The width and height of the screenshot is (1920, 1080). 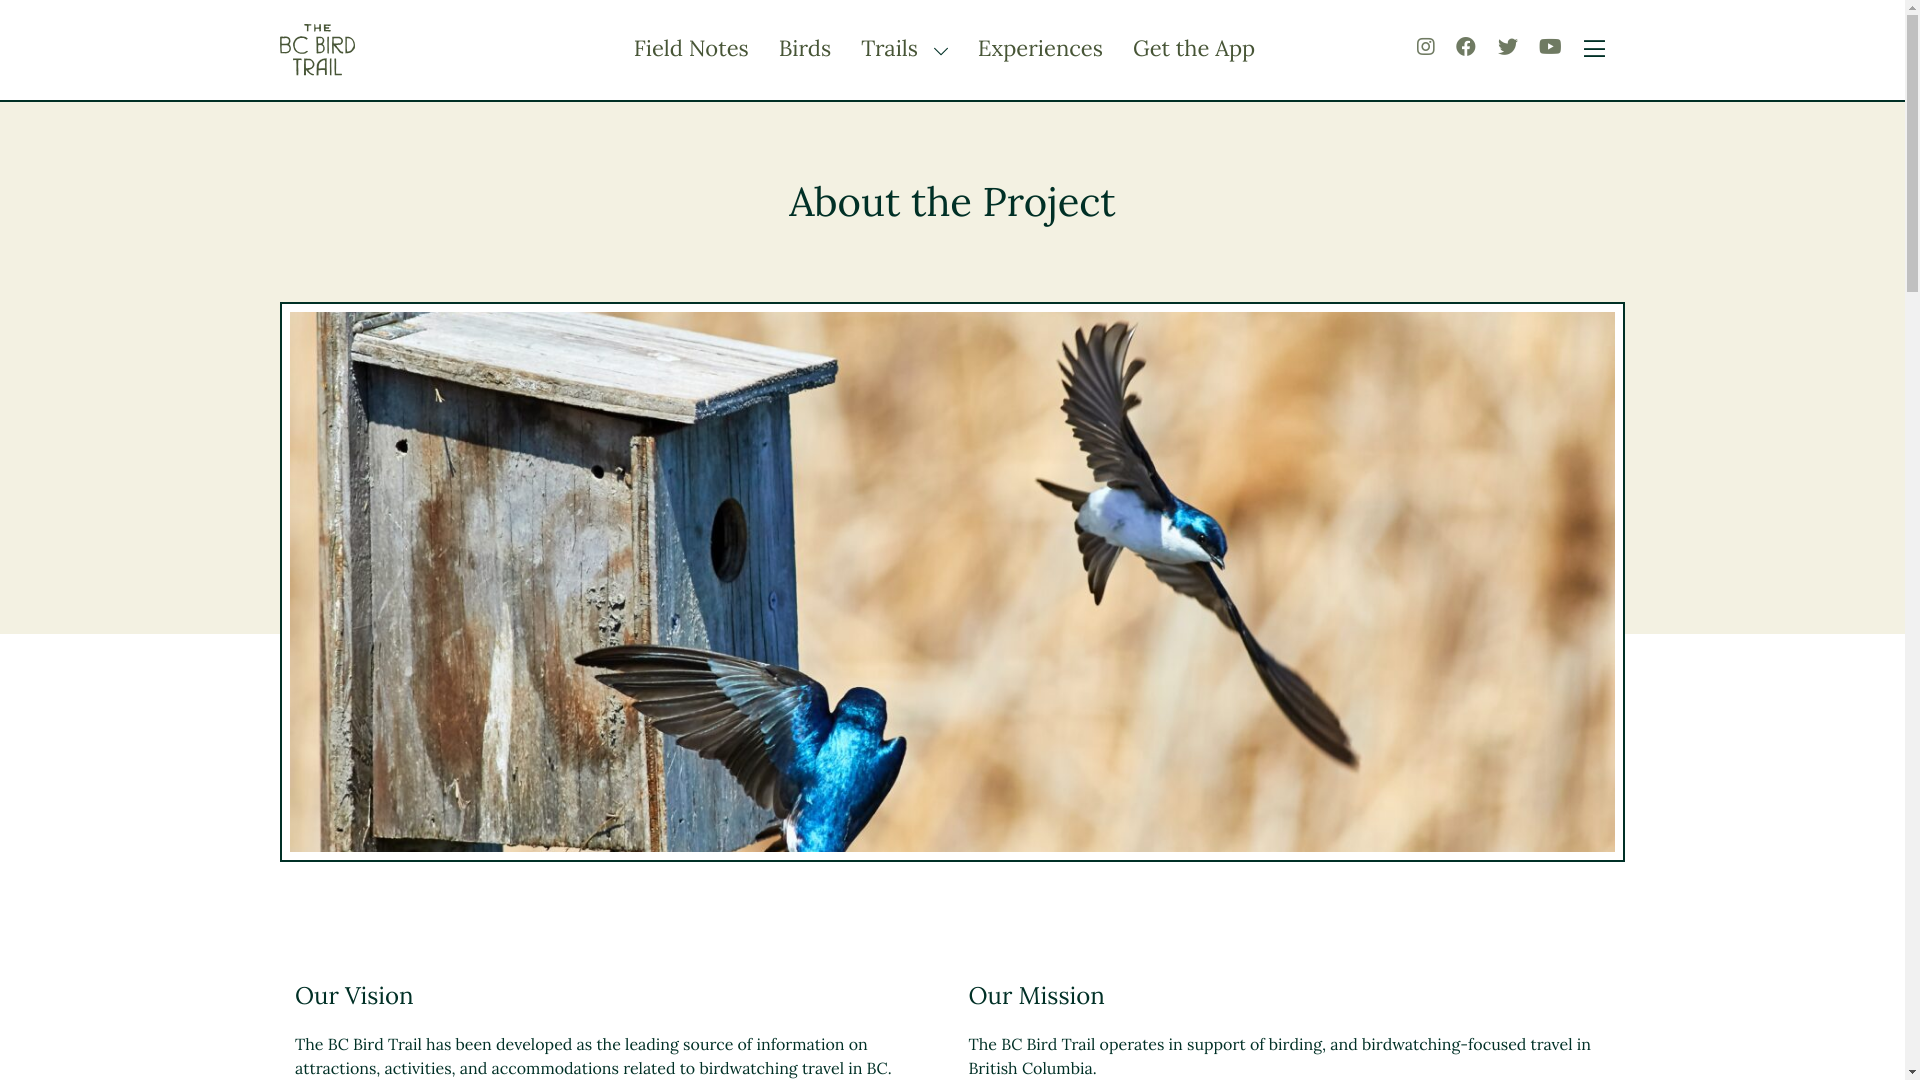 What do you see at coordinates (1507, 46) in the screenshot?
I see `'BC Bird Trail Twitter Account'` at bounding box center [1507, 46].